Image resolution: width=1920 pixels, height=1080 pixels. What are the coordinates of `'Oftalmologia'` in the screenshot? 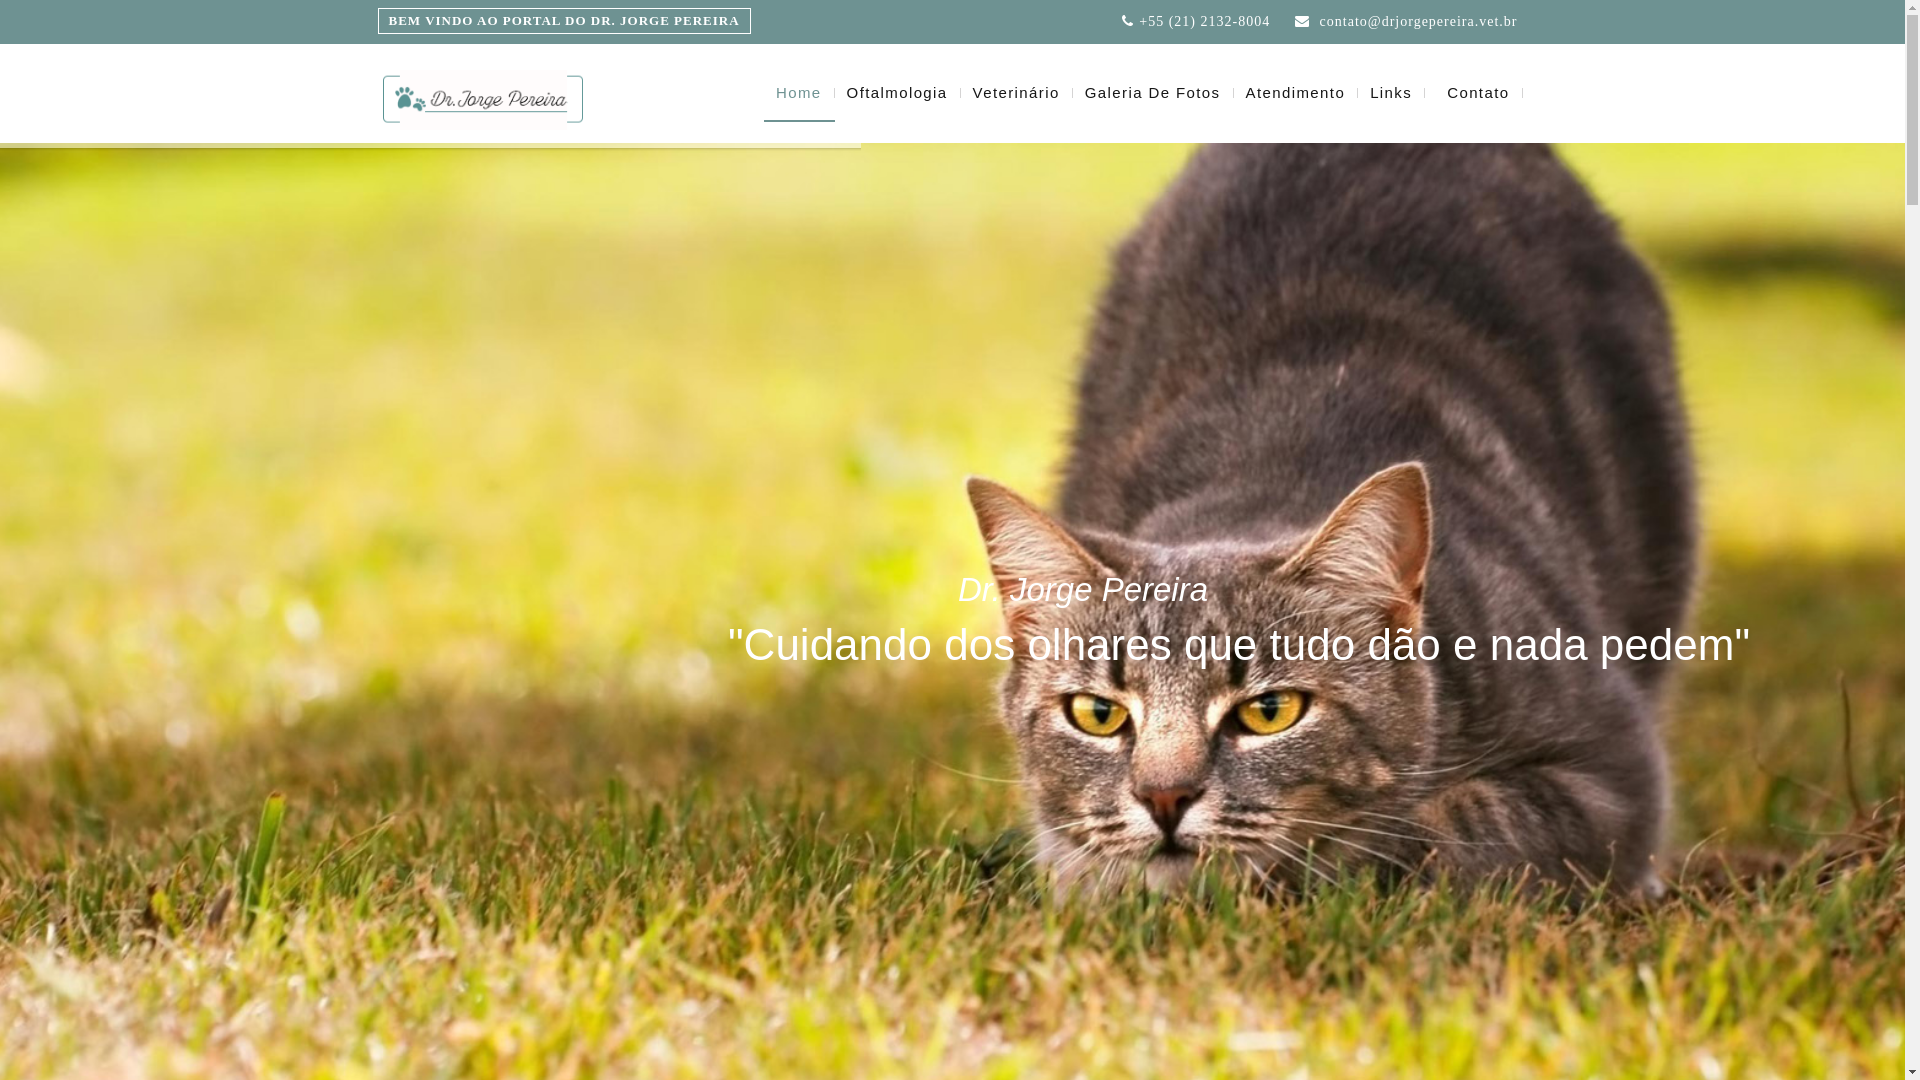 It's located at (896, 92).